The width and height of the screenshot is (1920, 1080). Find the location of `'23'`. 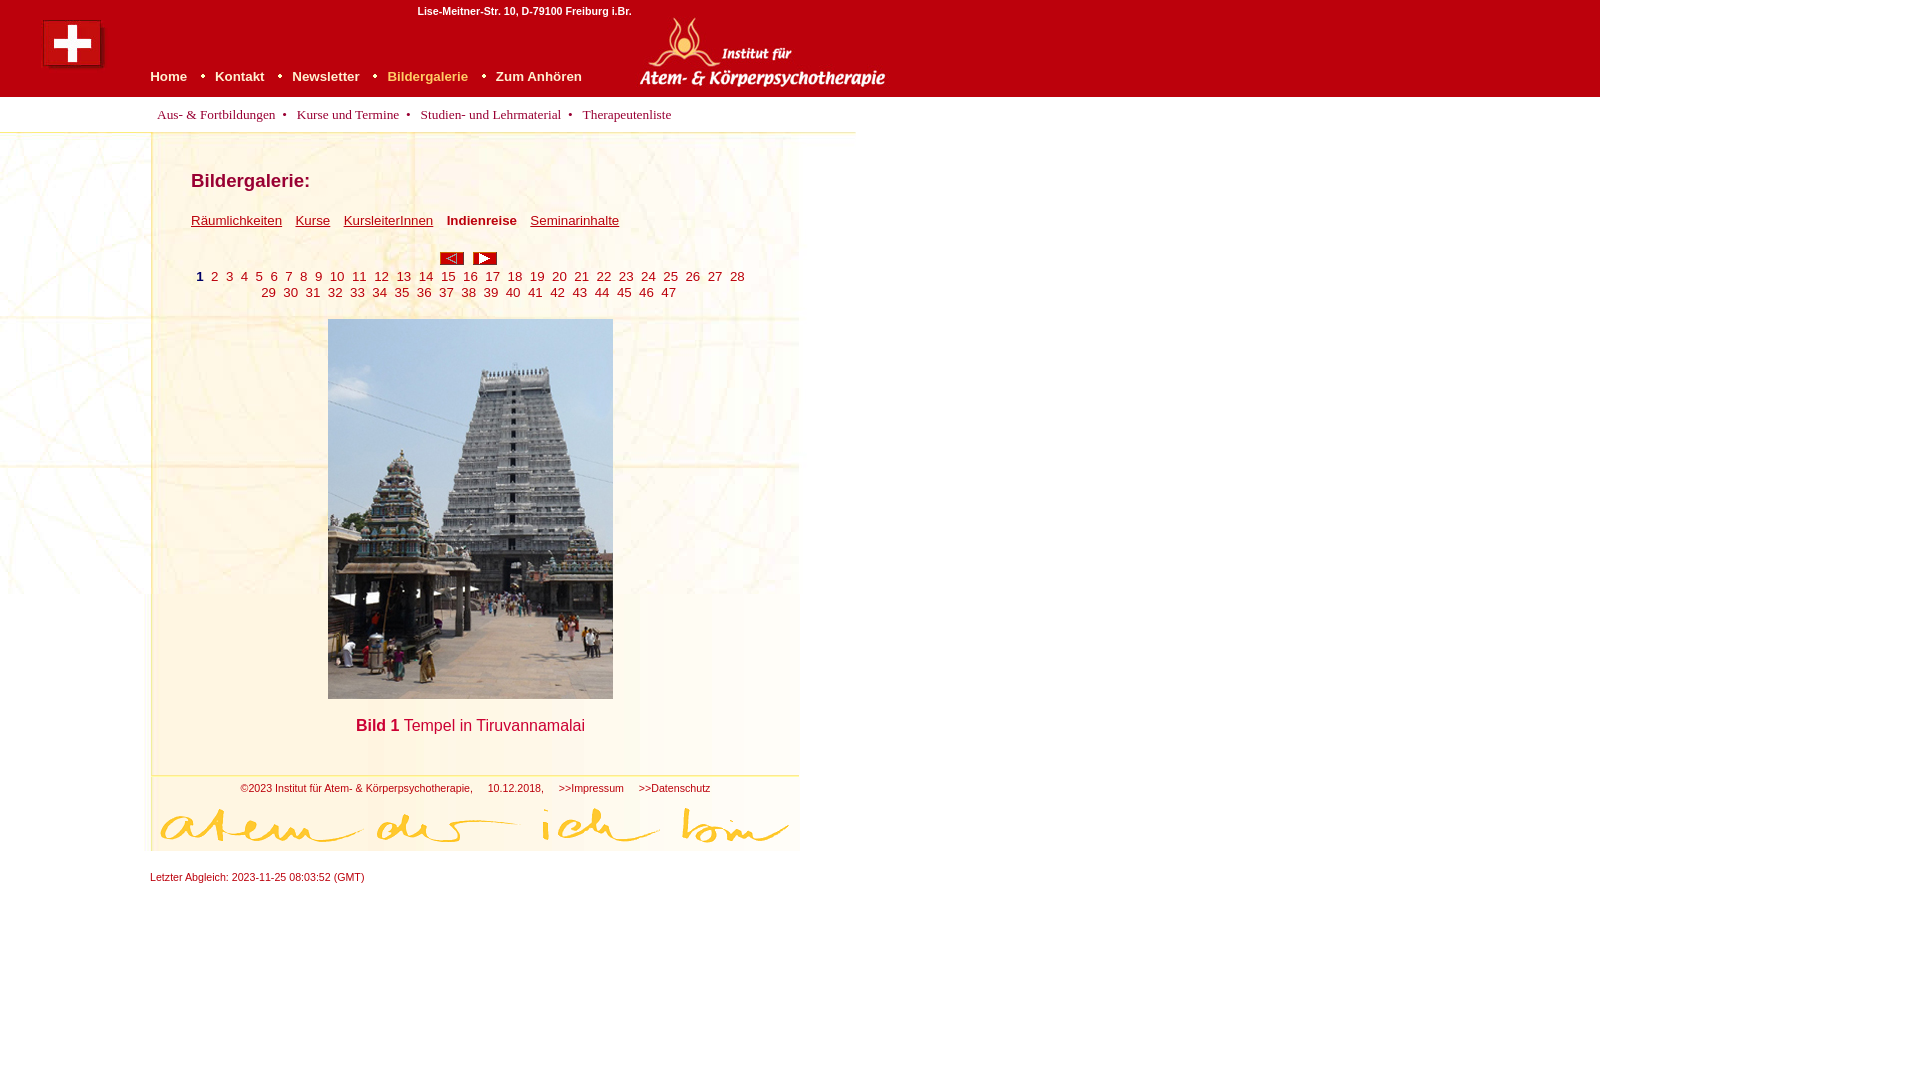

'23' is located at coordinates (625, 276).